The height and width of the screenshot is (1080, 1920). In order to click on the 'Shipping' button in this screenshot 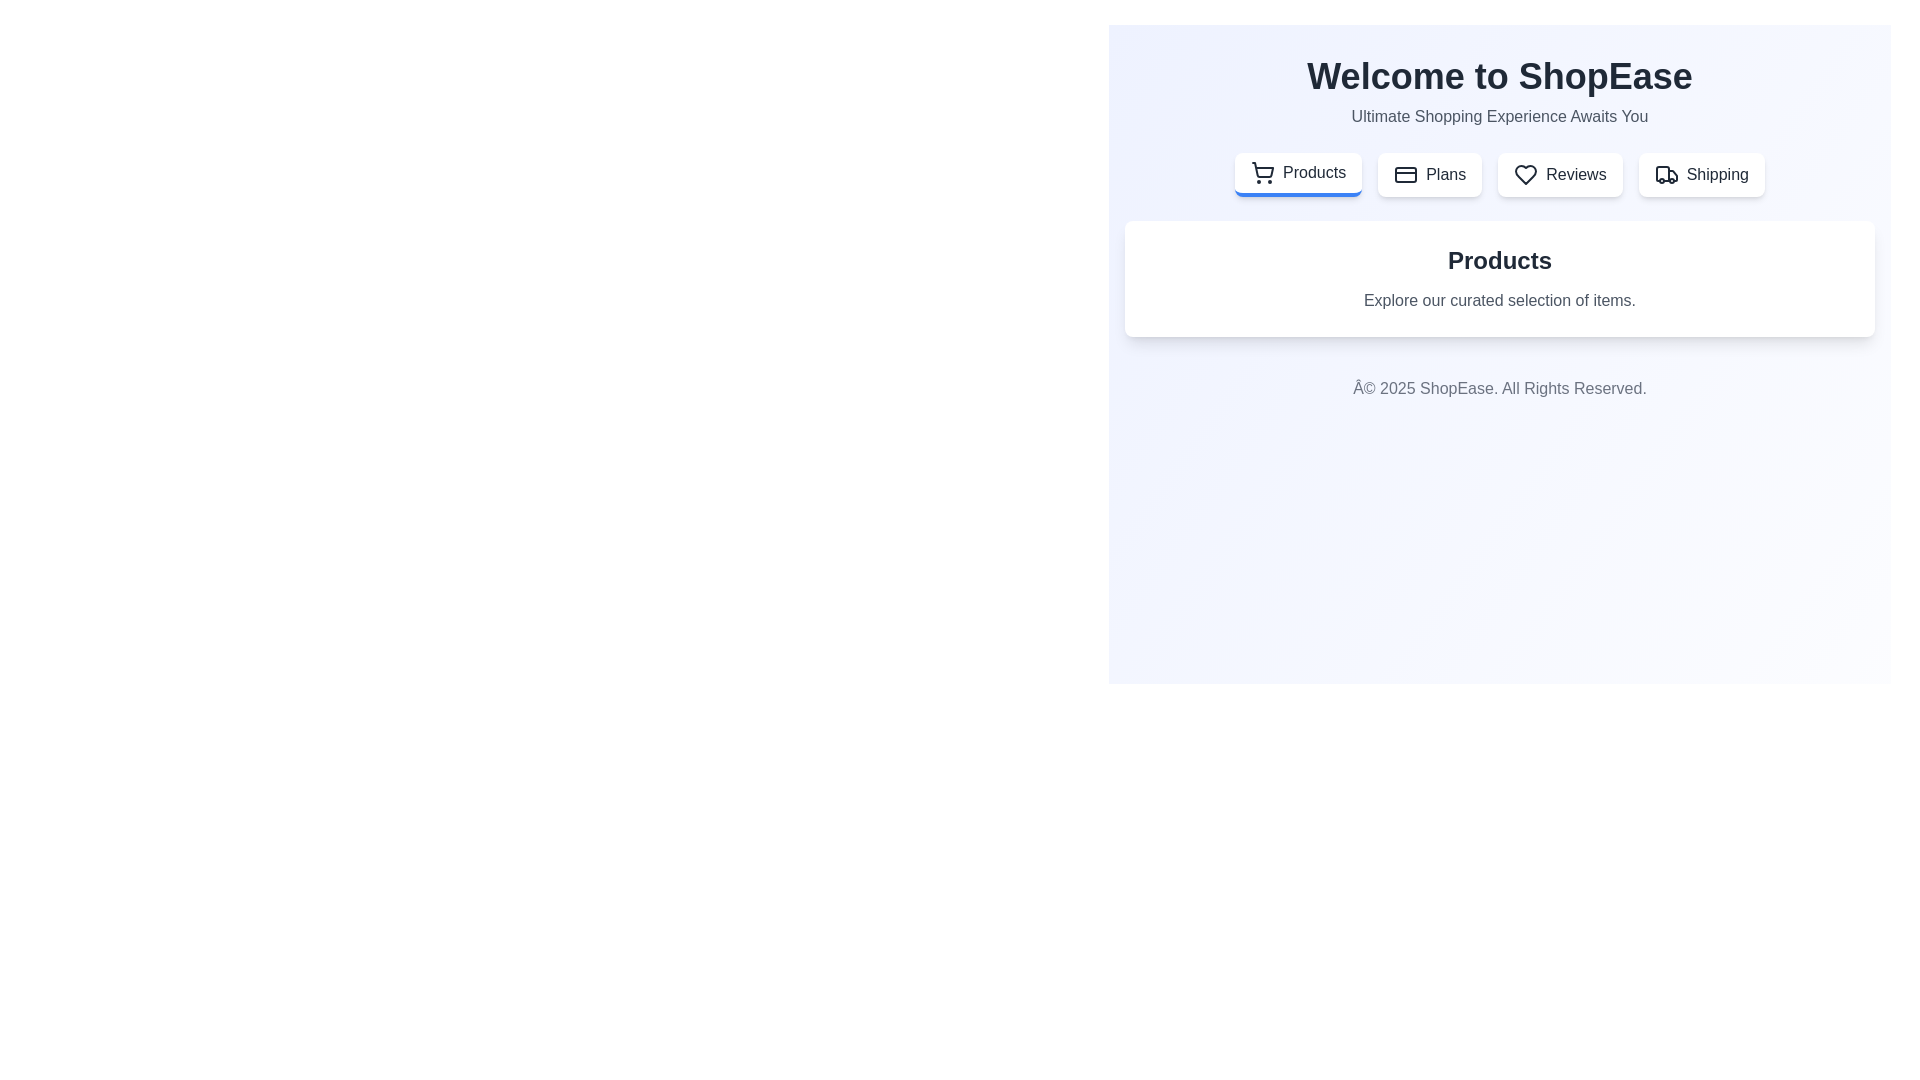, I will do `click(1700, 173)`.